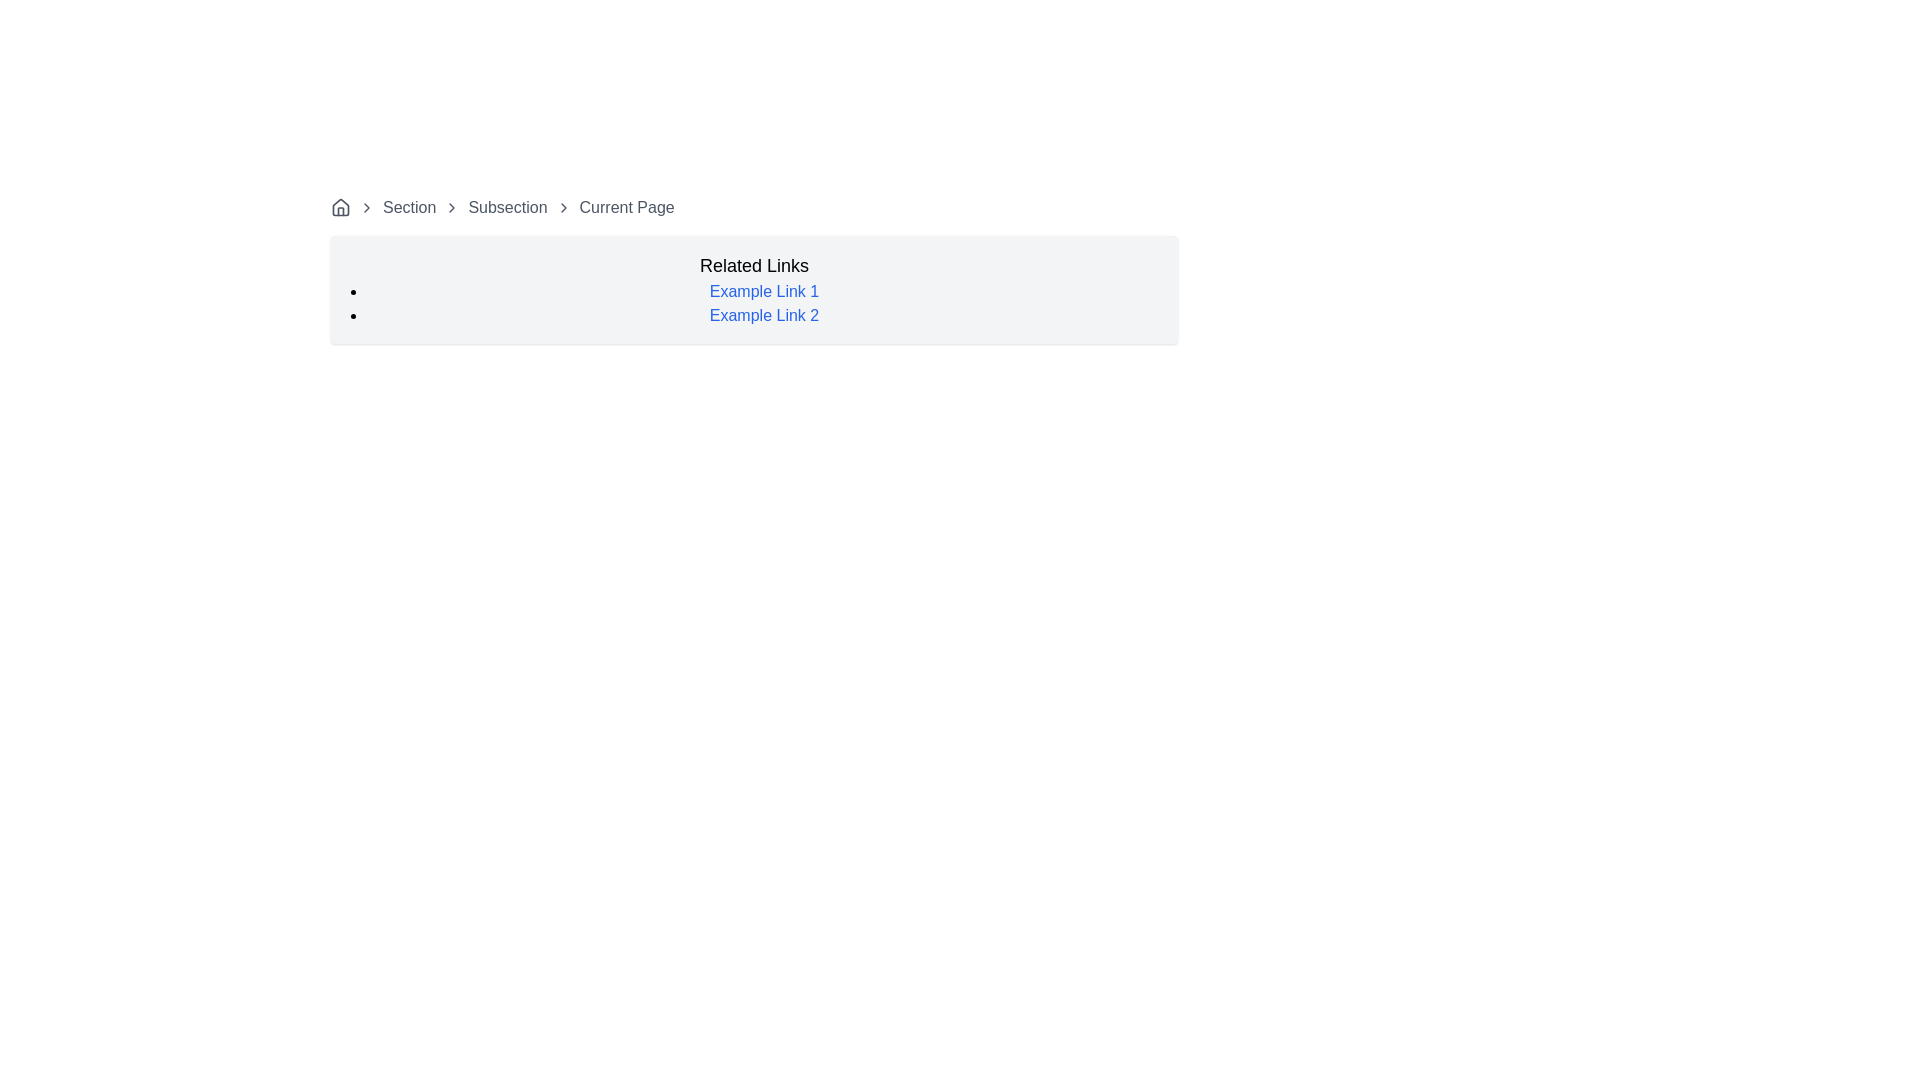  I want to click on the second chevron icon in the breadcrumb navigation, which serves as a visual separator and navigational indicator between 'Section' and 'Subsection', so click(451, 208).